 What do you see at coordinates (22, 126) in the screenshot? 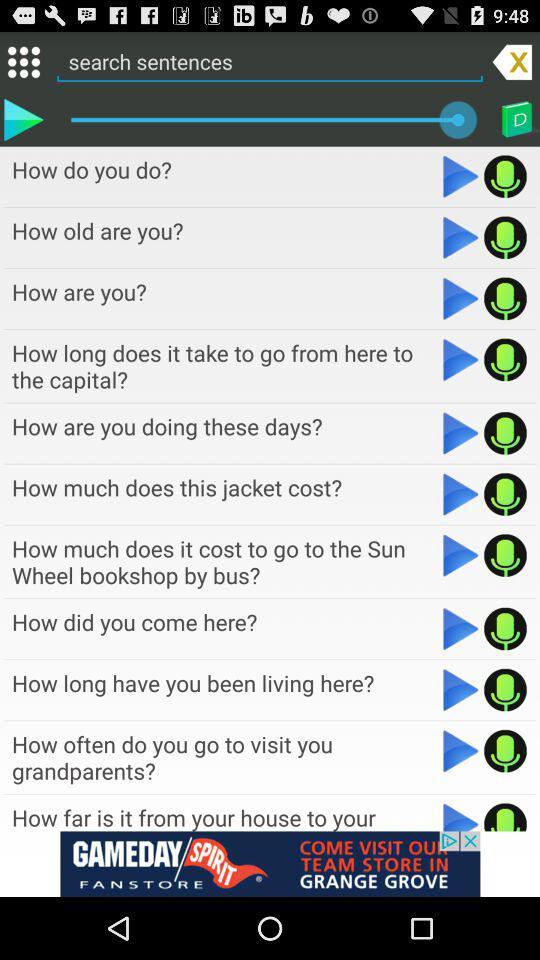
I see `the play icon` at bounding box center [22, 126].